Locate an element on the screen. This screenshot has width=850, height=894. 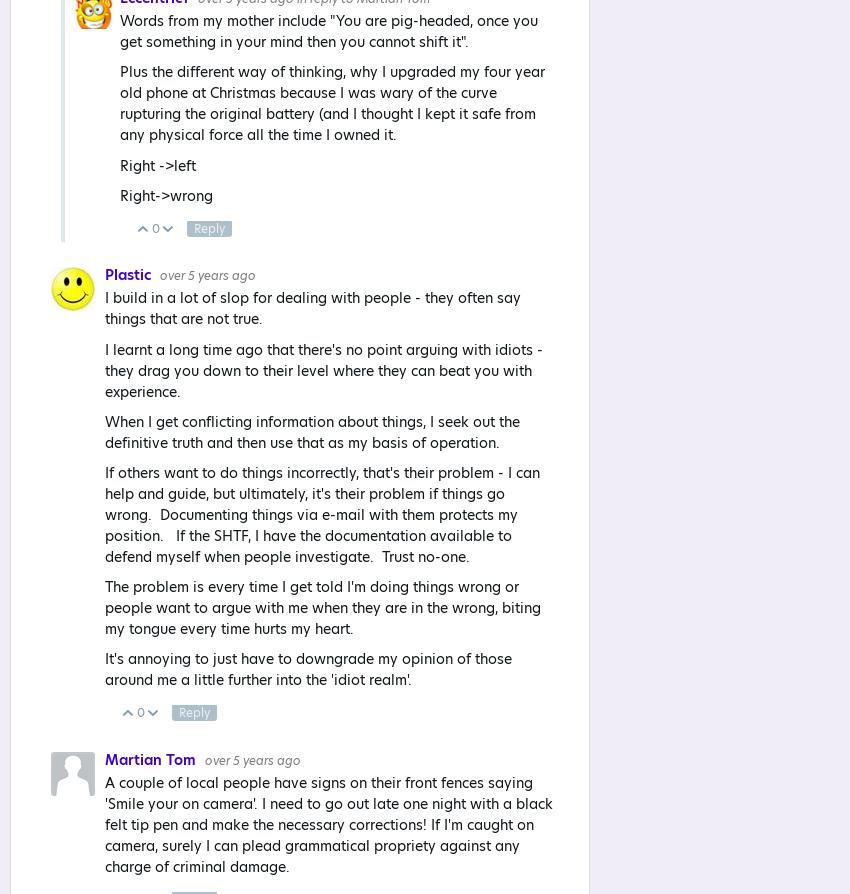
'Plastic' is located at coordinates (129, 274).